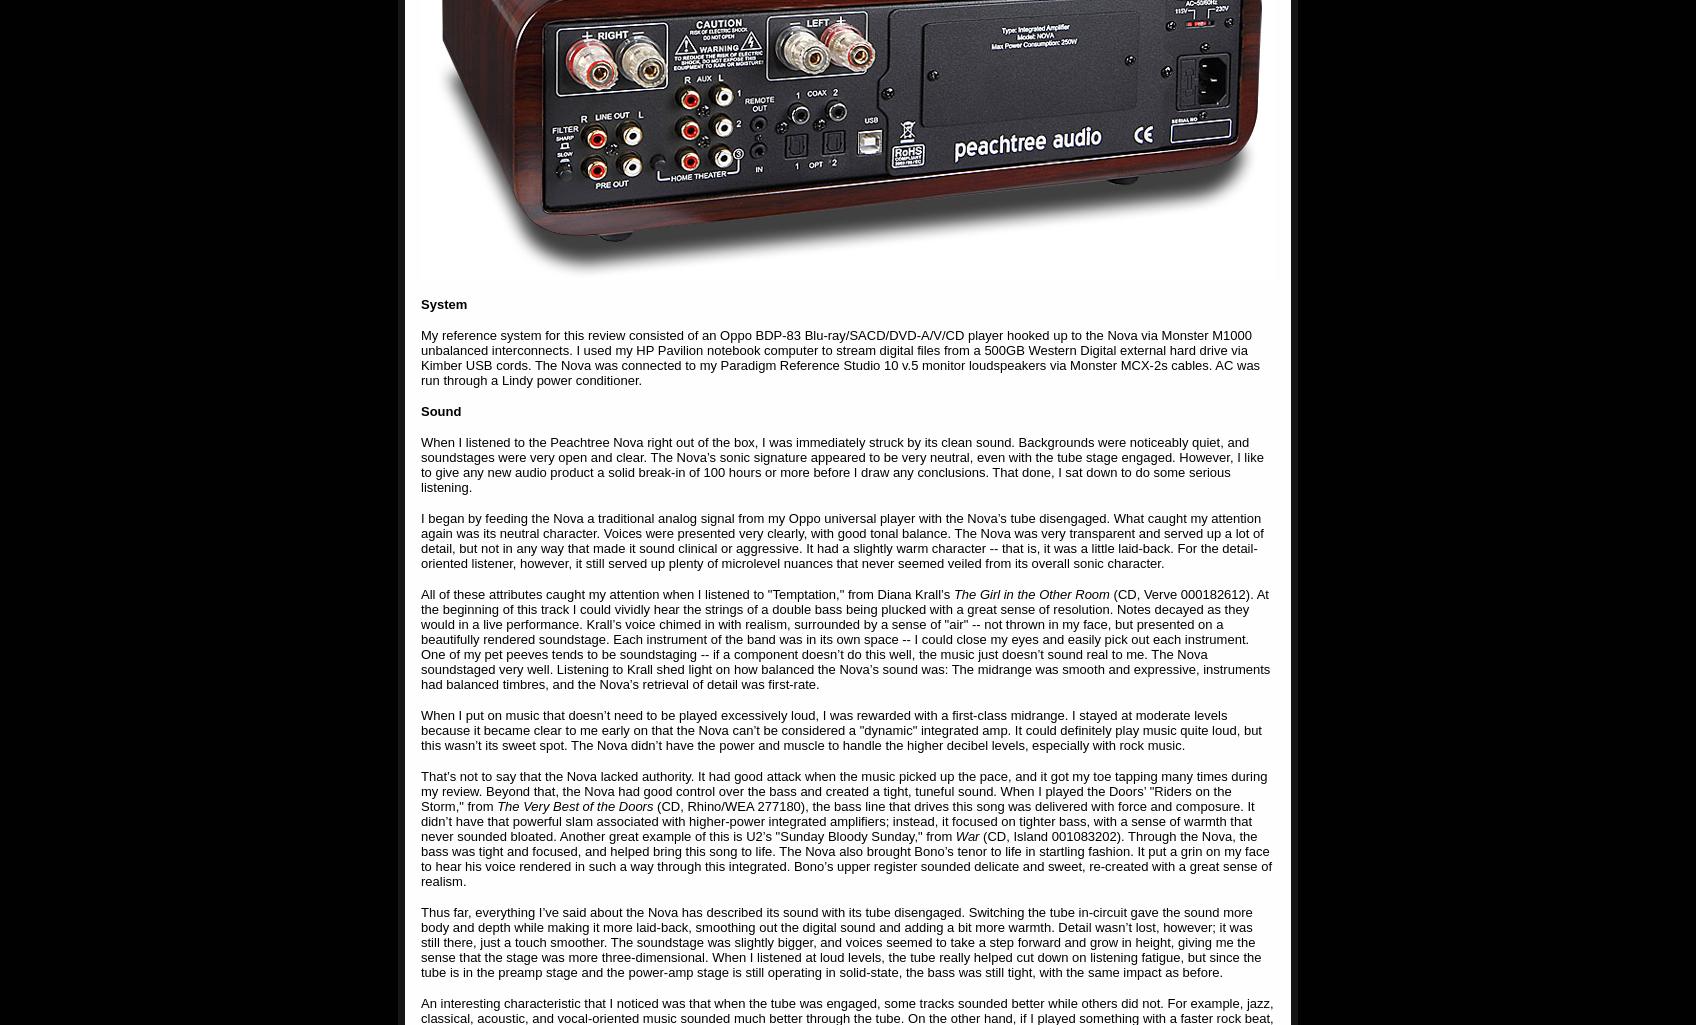 The height and width of the screenshot is (1025, 1696). Describe the element at coordinates (419, 638) in the screenshot. I see `'(CD,
            Verve 000182612). At the beginning of this track I could vividly hear the strings of a
            double bass being plucked with a great sense of resolution. Notes decayed as they would in
            a live performance. Krall’s voice chimed in with realism, surrounded by a sense of
            "air" -- not thrown in my face, but presented on a beautifully rendered
            soundstage. Each instrument of the band was in its own space -- I could close my eyes and
            easily pick out each instrument. One of my pet peeves tends to be soundstaging -- if a
            component doesn’t do this well, the music just doesn’t sound real to me. The
            Nova soundstaged very well. Listening to Krall shed light on how balanced the Nova’s
            sound was: The midrange was smooth and expressive, instruments had balanced timbres, and
            the Nova’s retrieval of detail was first-rate.'` at that location.